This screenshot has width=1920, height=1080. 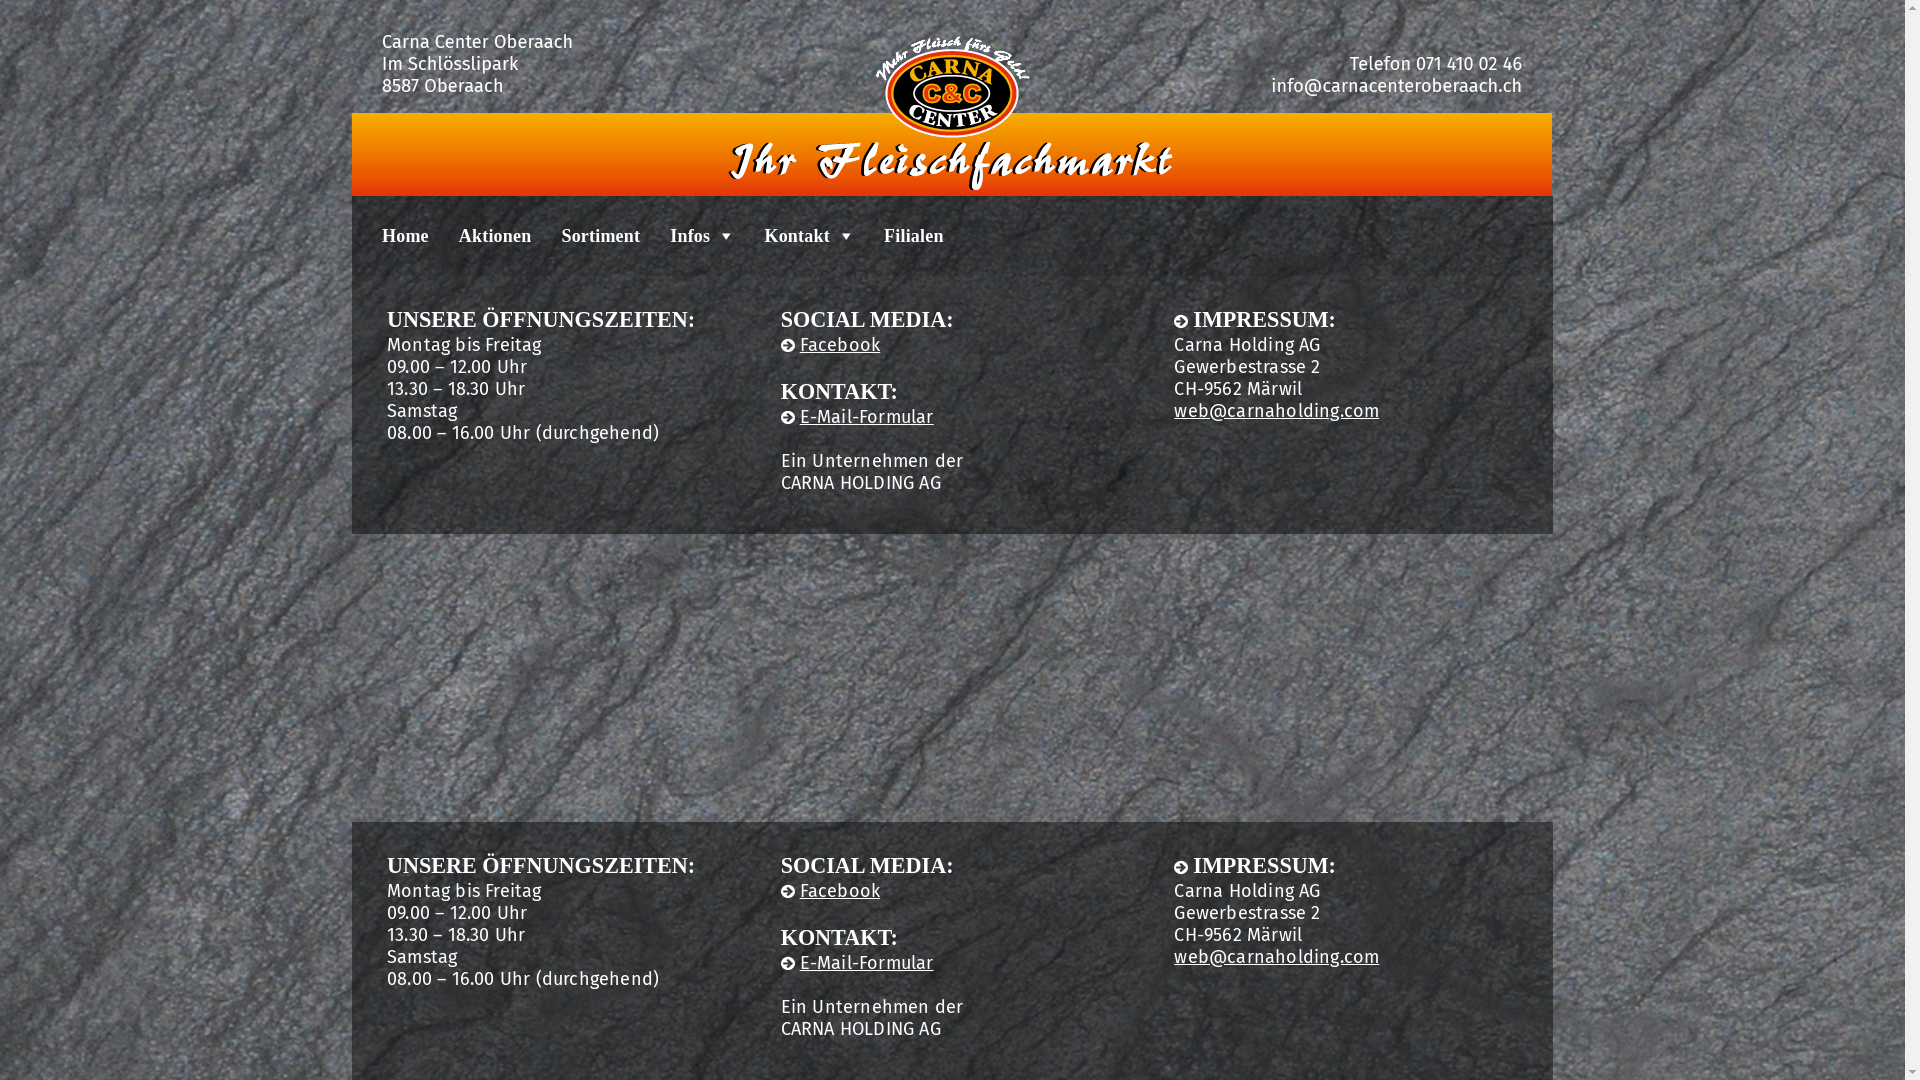 I want to click on 'E-Mail-Formular', so click(x=857, y=962).